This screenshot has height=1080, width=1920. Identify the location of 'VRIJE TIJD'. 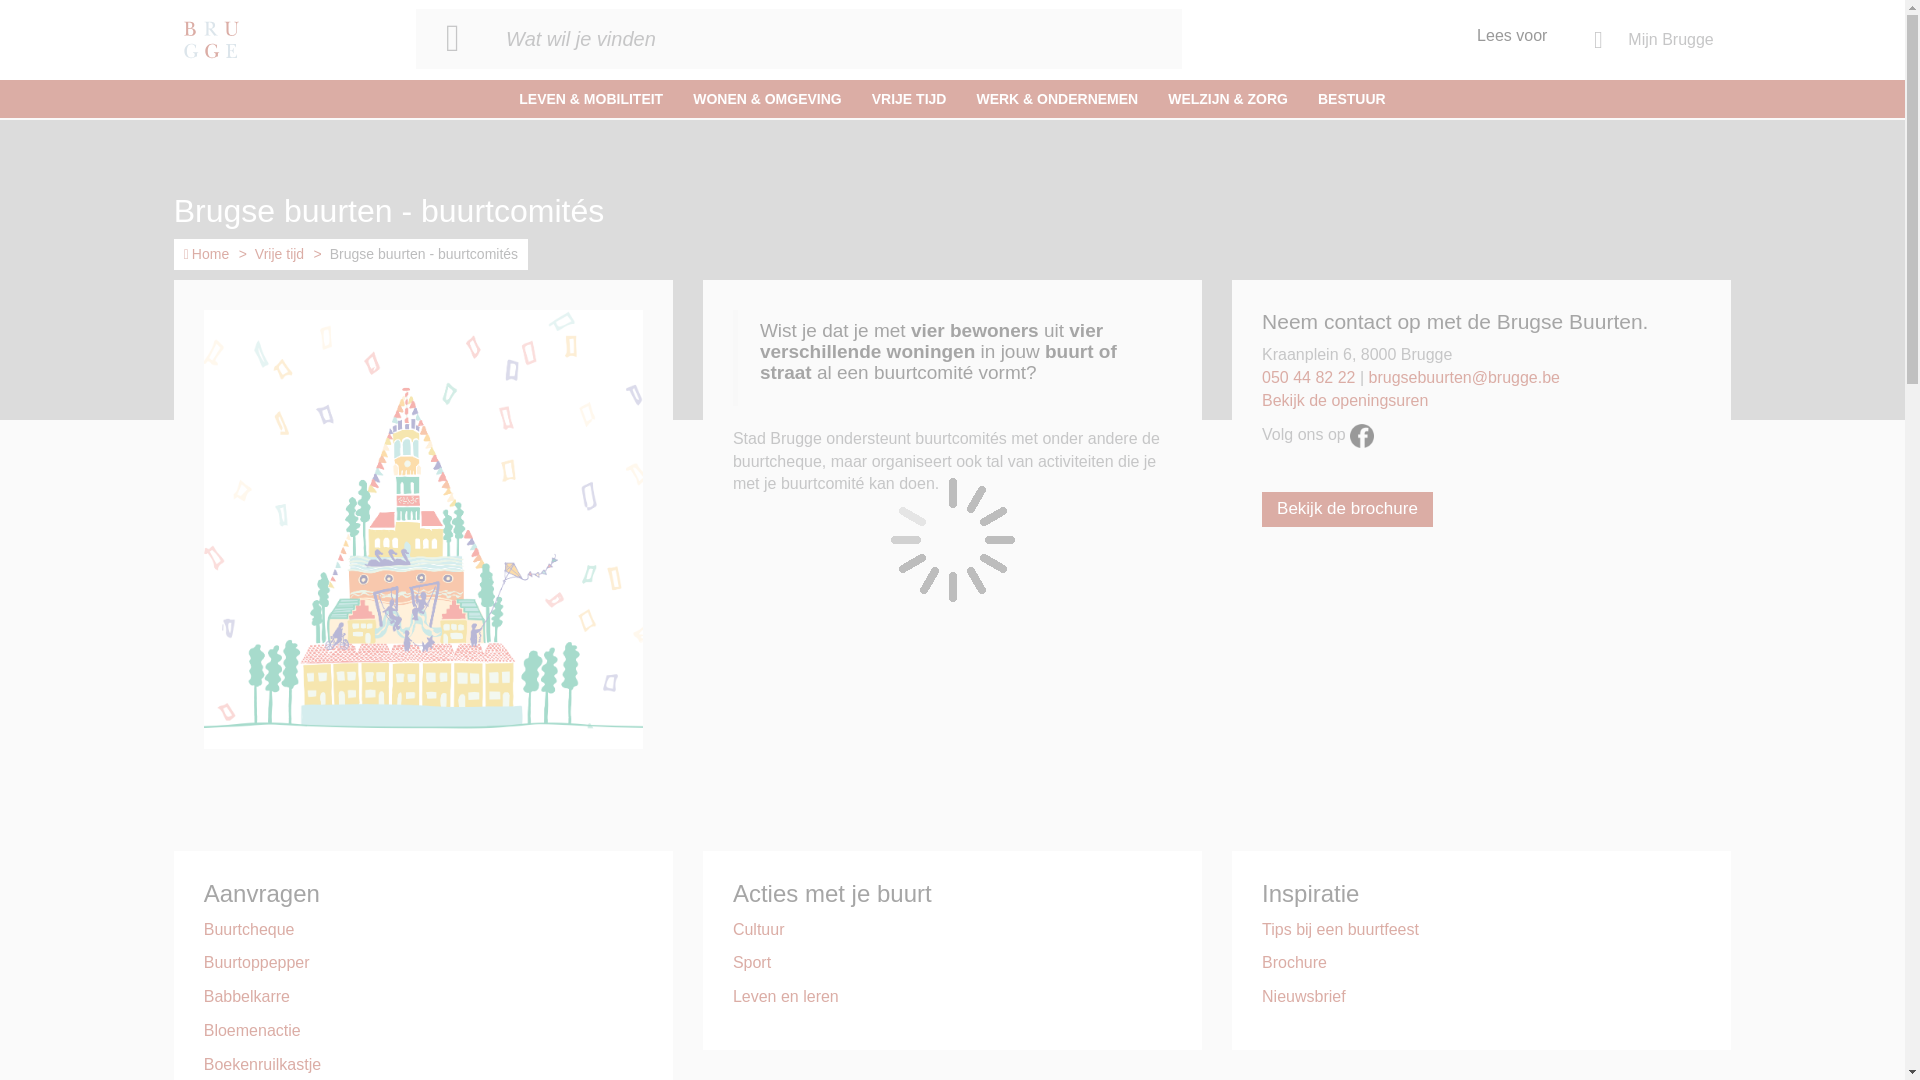
(908, 99).